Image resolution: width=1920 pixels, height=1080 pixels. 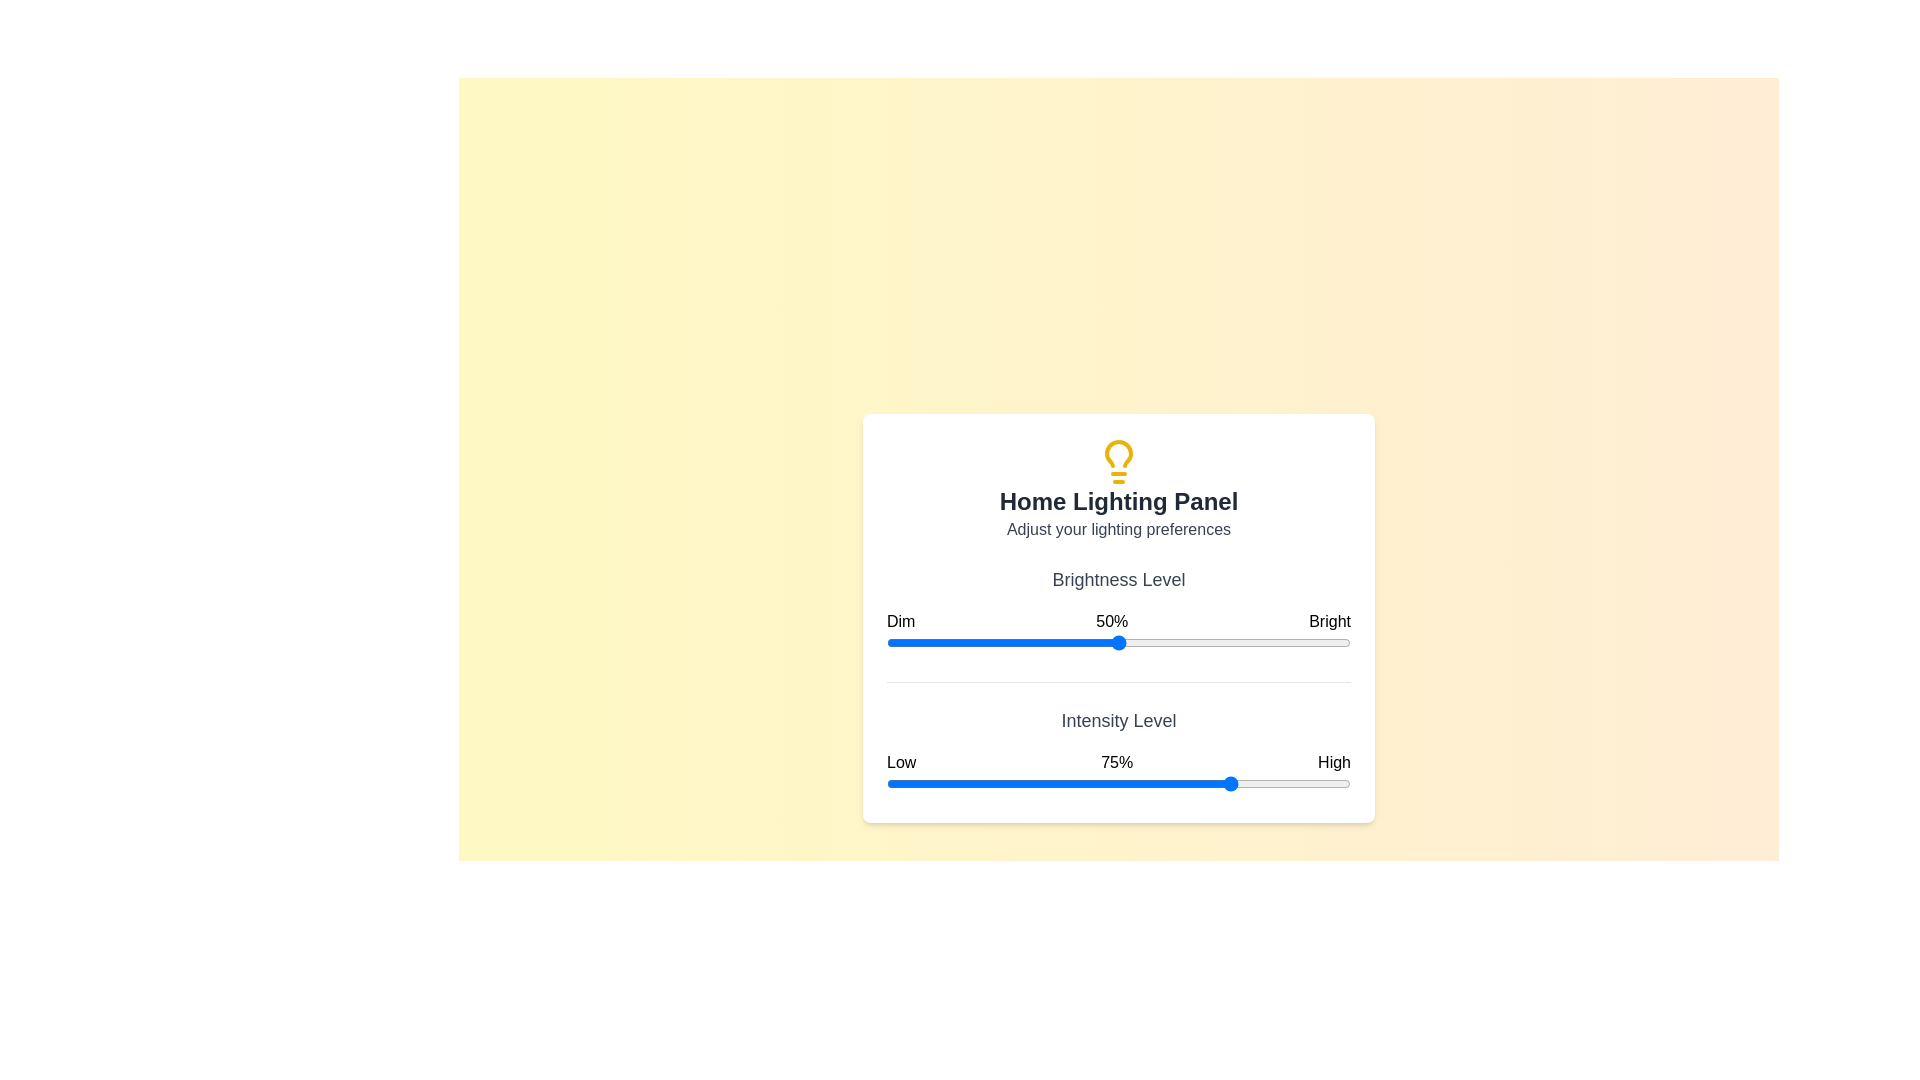 I want to click on the text label displaying '75%' which indicates the intensity level of the slider, positioned between the labels 'Low' and 'High', so click(x=1116, y=762).